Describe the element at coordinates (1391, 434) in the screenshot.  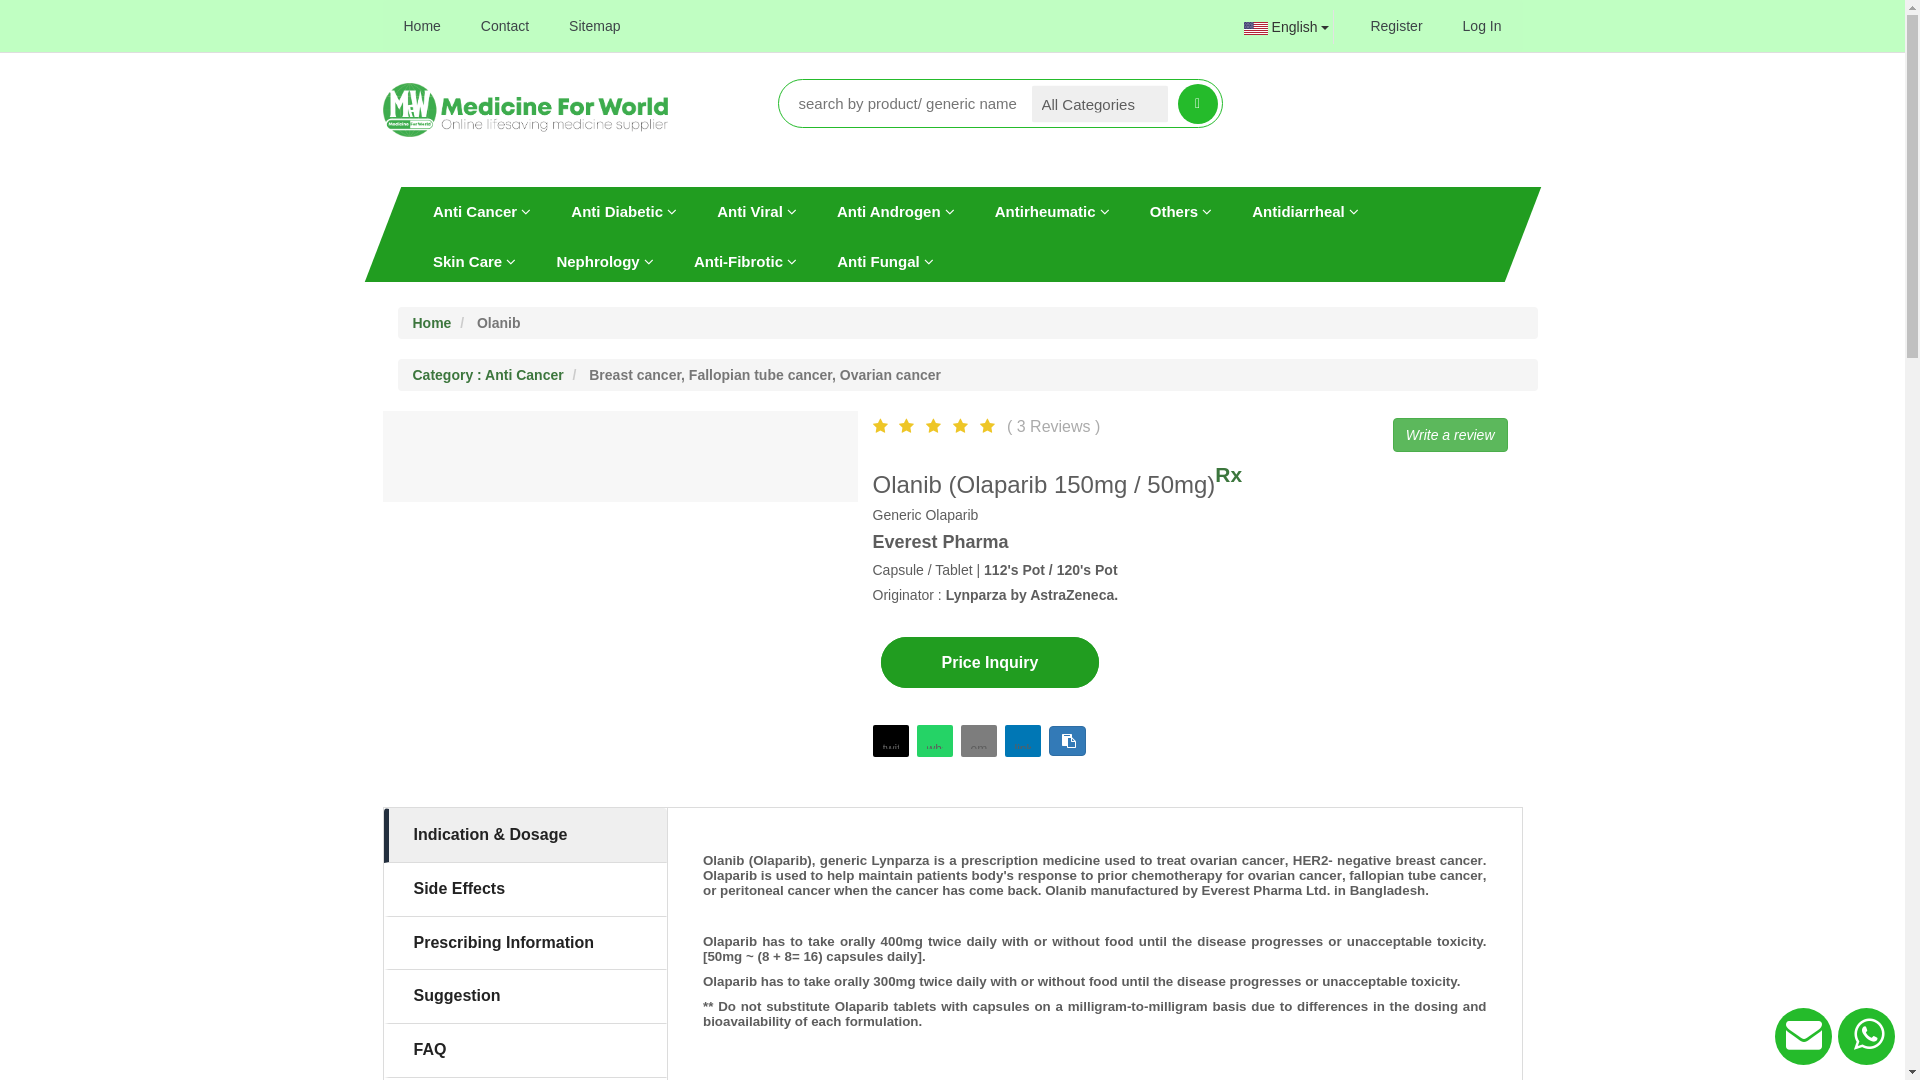
I see `'Write a review'` at that location.